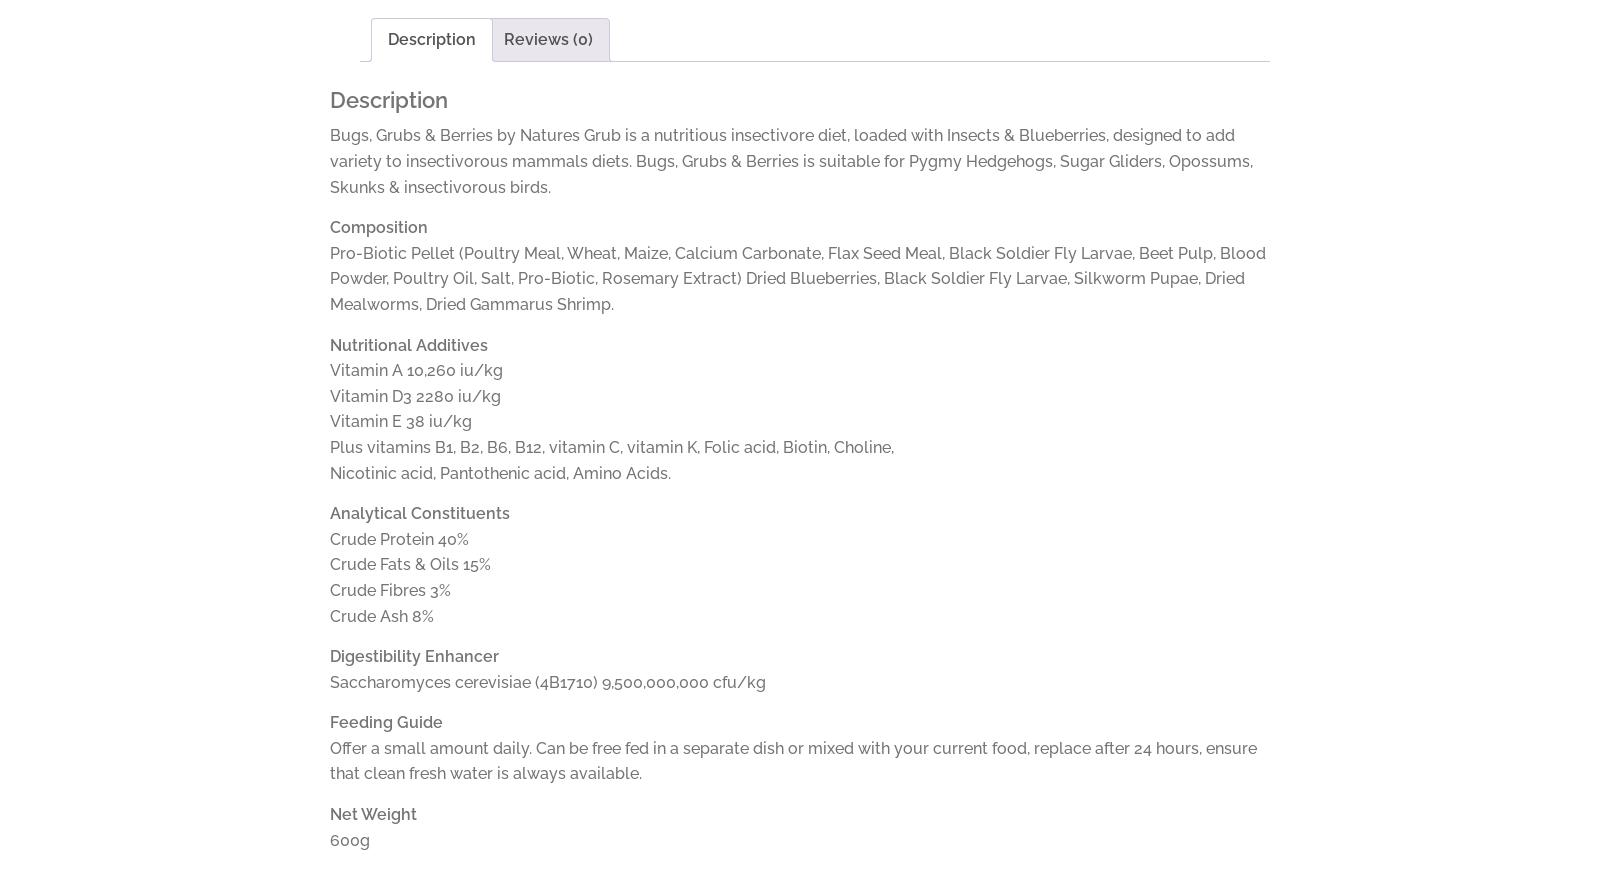 This screenshot has width=1600, height=874. What do you see at coordinates (612, 445) in the screenshot?
I see `'Plus vitamins B1, B2, B6, B12, vitamin C, vitamin K, Folic acid, Biotin, Choline,'` at bounding box center [612, 445].